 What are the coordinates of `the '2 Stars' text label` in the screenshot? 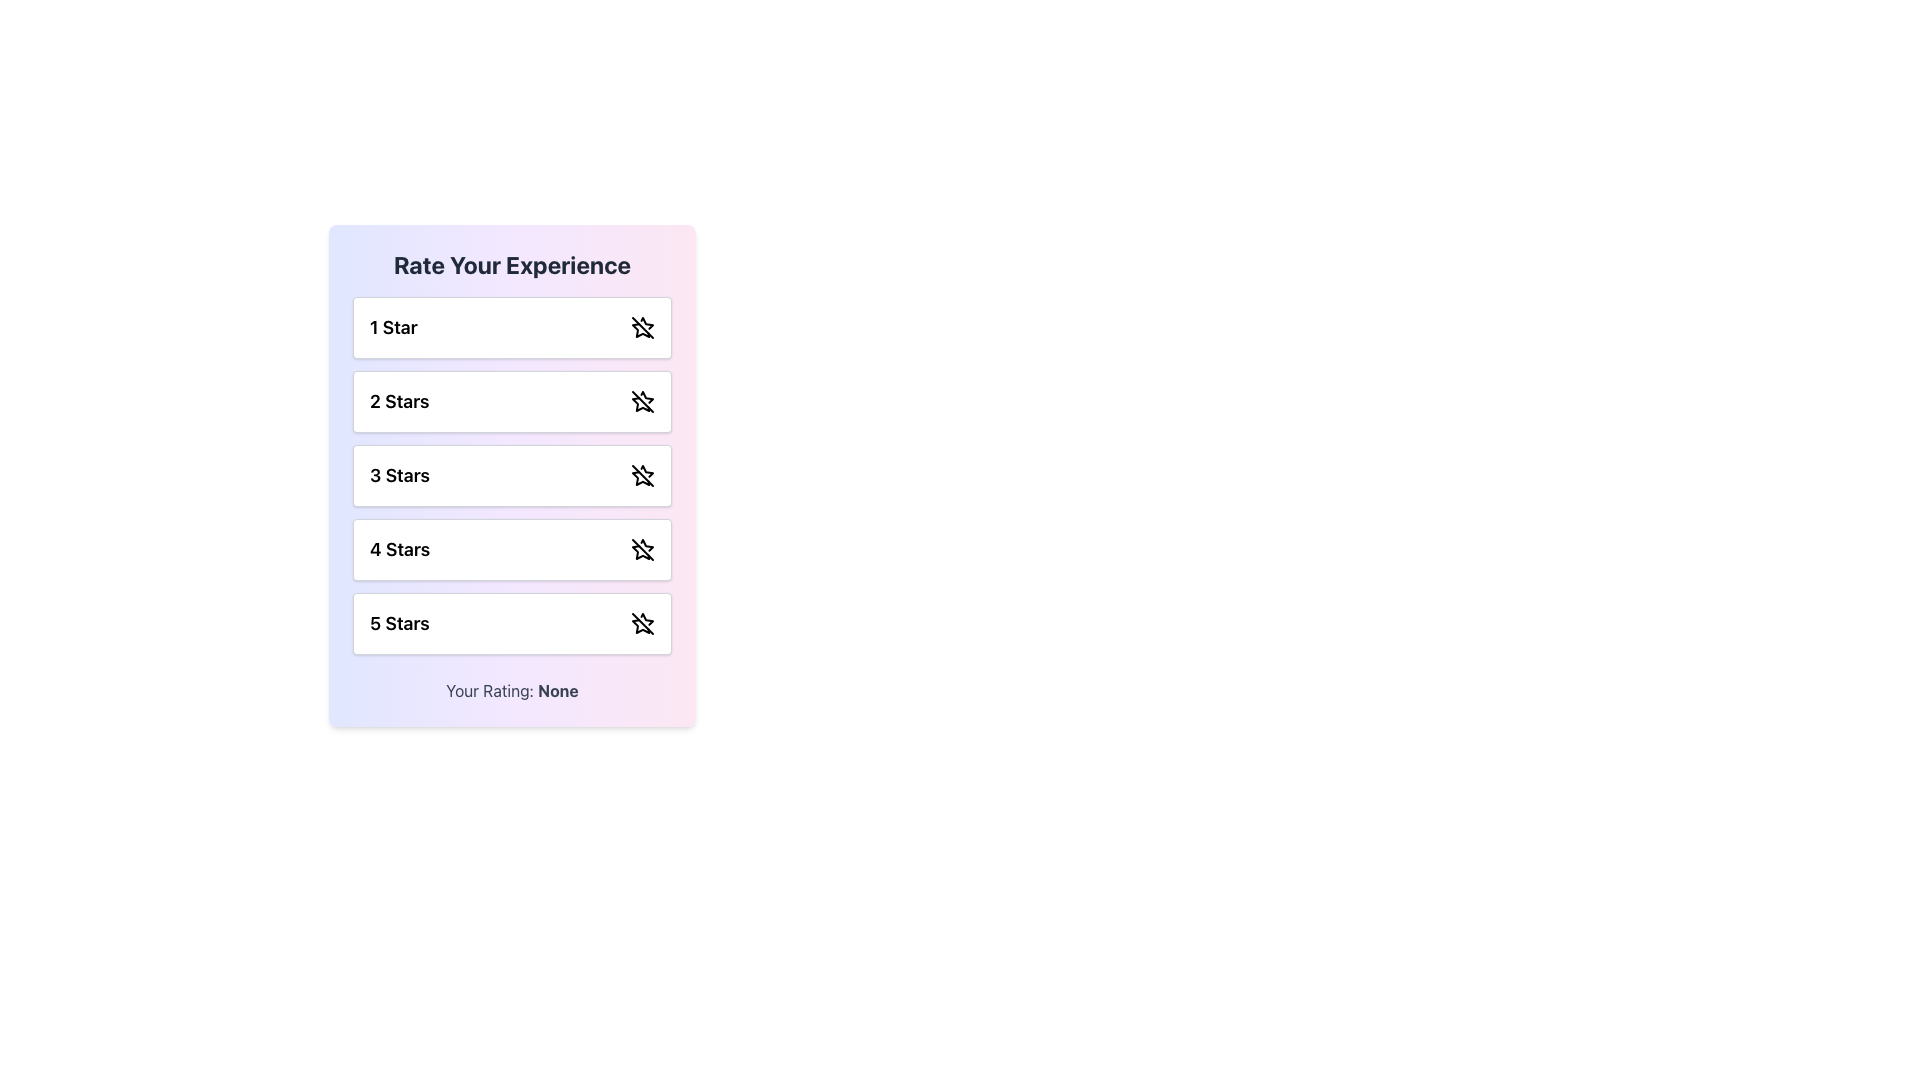 It's located at (399, 401).